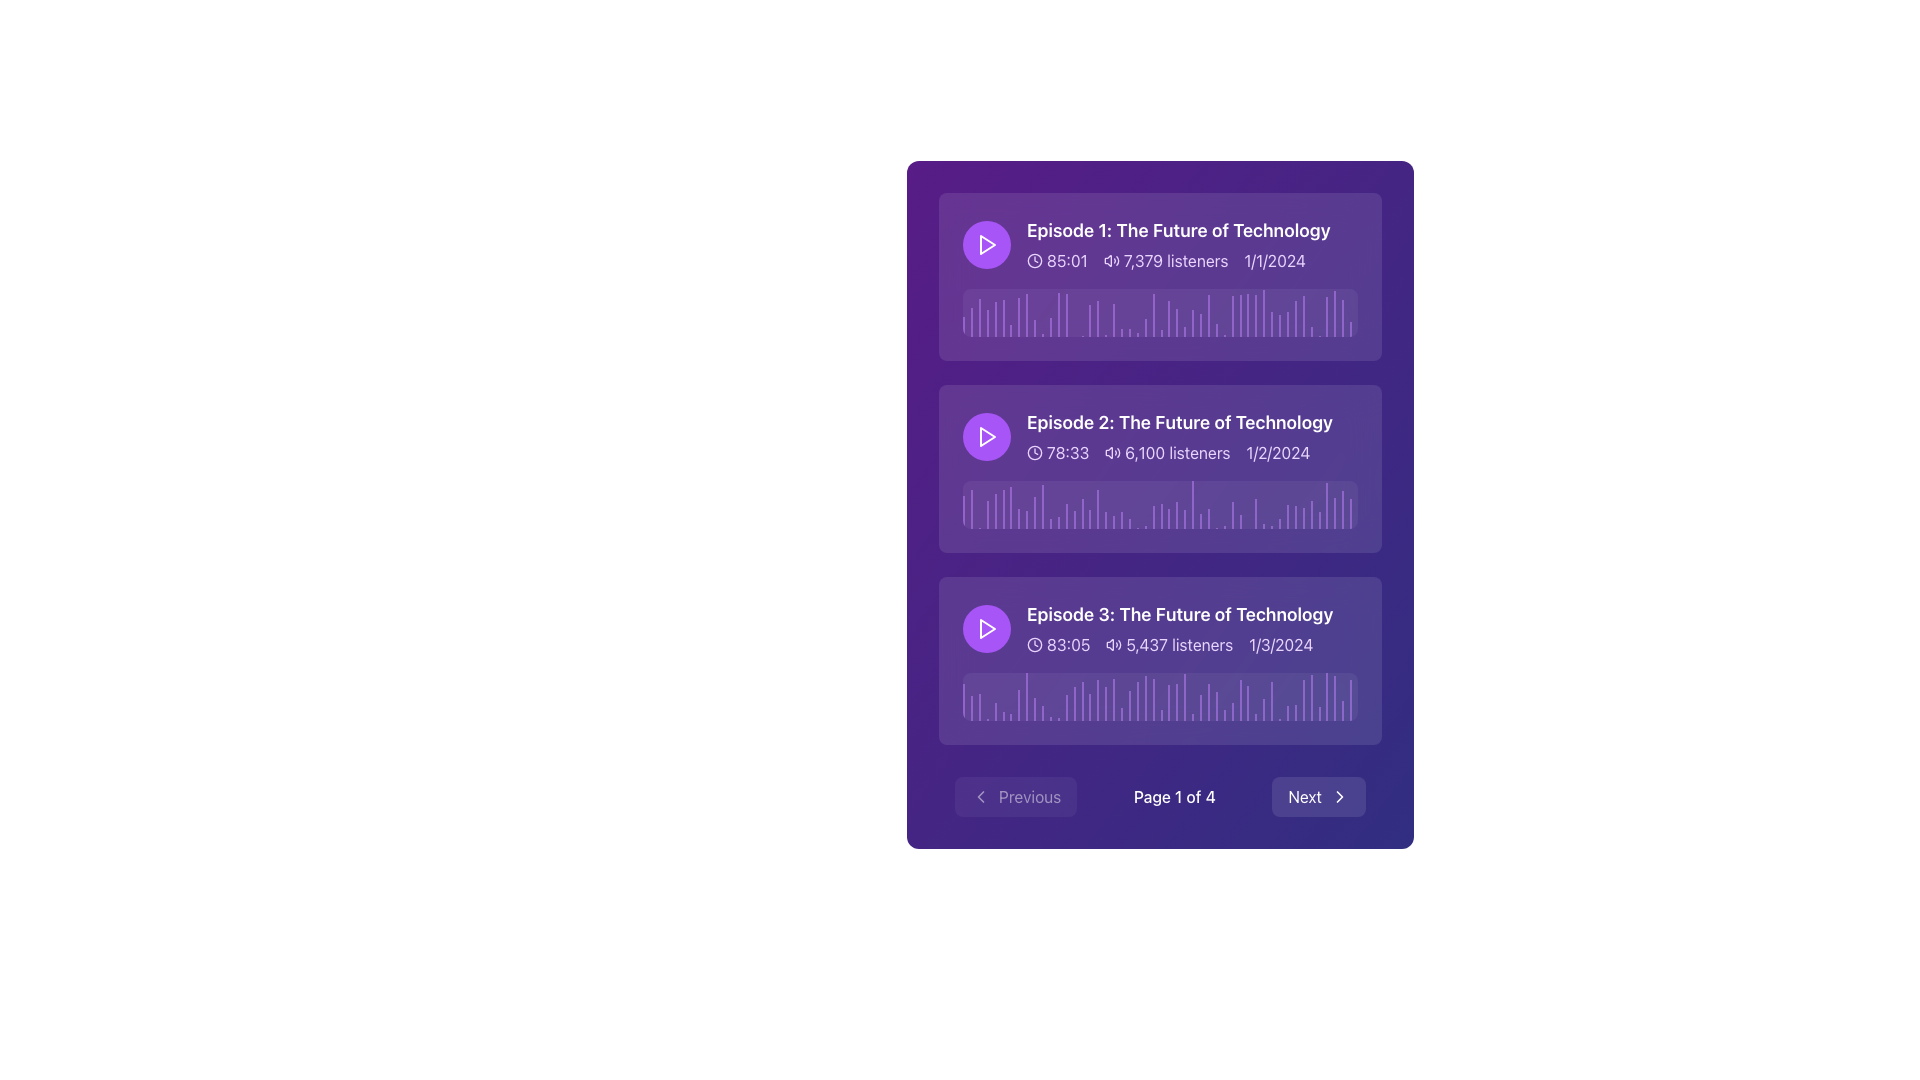 The width and height of the screenshot is (1920, 1080). What do you see at coordinates (971, 508) in the screenshot?
I see `the second vertical segment of the playback progress indicator for 'Episode 2: The Future of Technology' located under the second row of podcast episodes` at bounding box center [971, 508].